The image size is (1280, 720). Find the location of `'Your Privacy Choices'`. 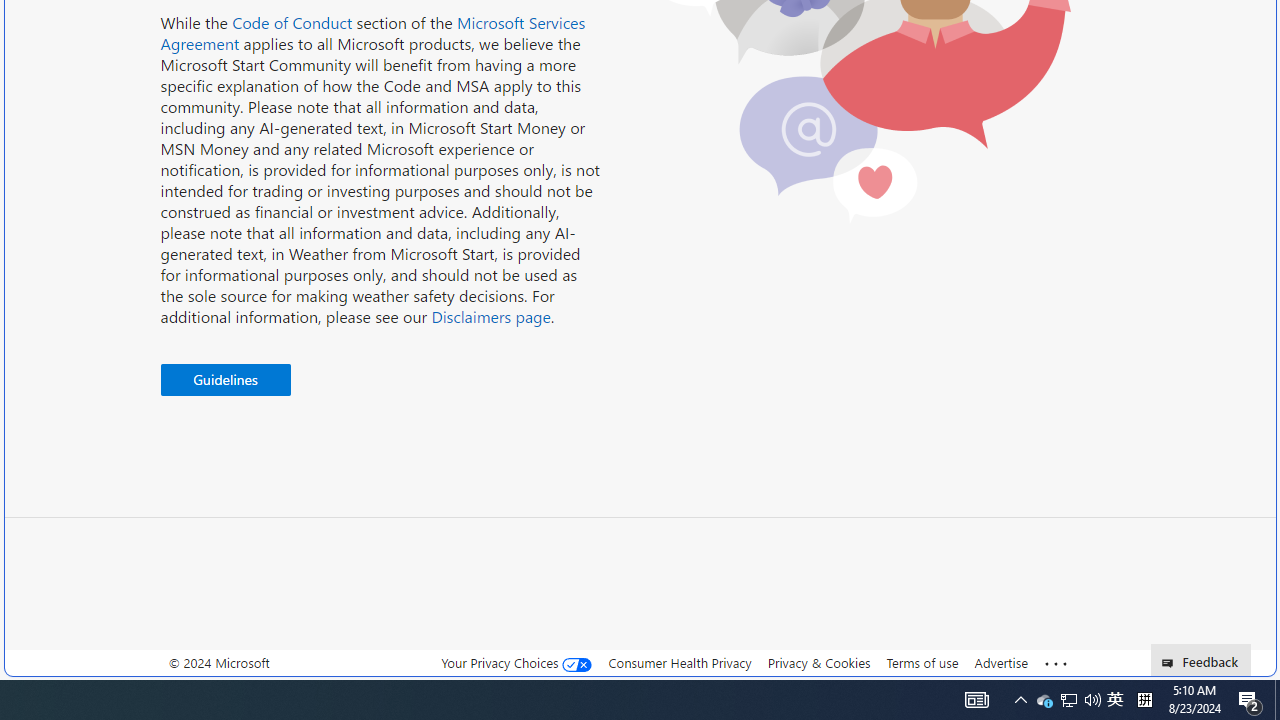

'Your Privacy Choices' is located at coordinates (517, 662).